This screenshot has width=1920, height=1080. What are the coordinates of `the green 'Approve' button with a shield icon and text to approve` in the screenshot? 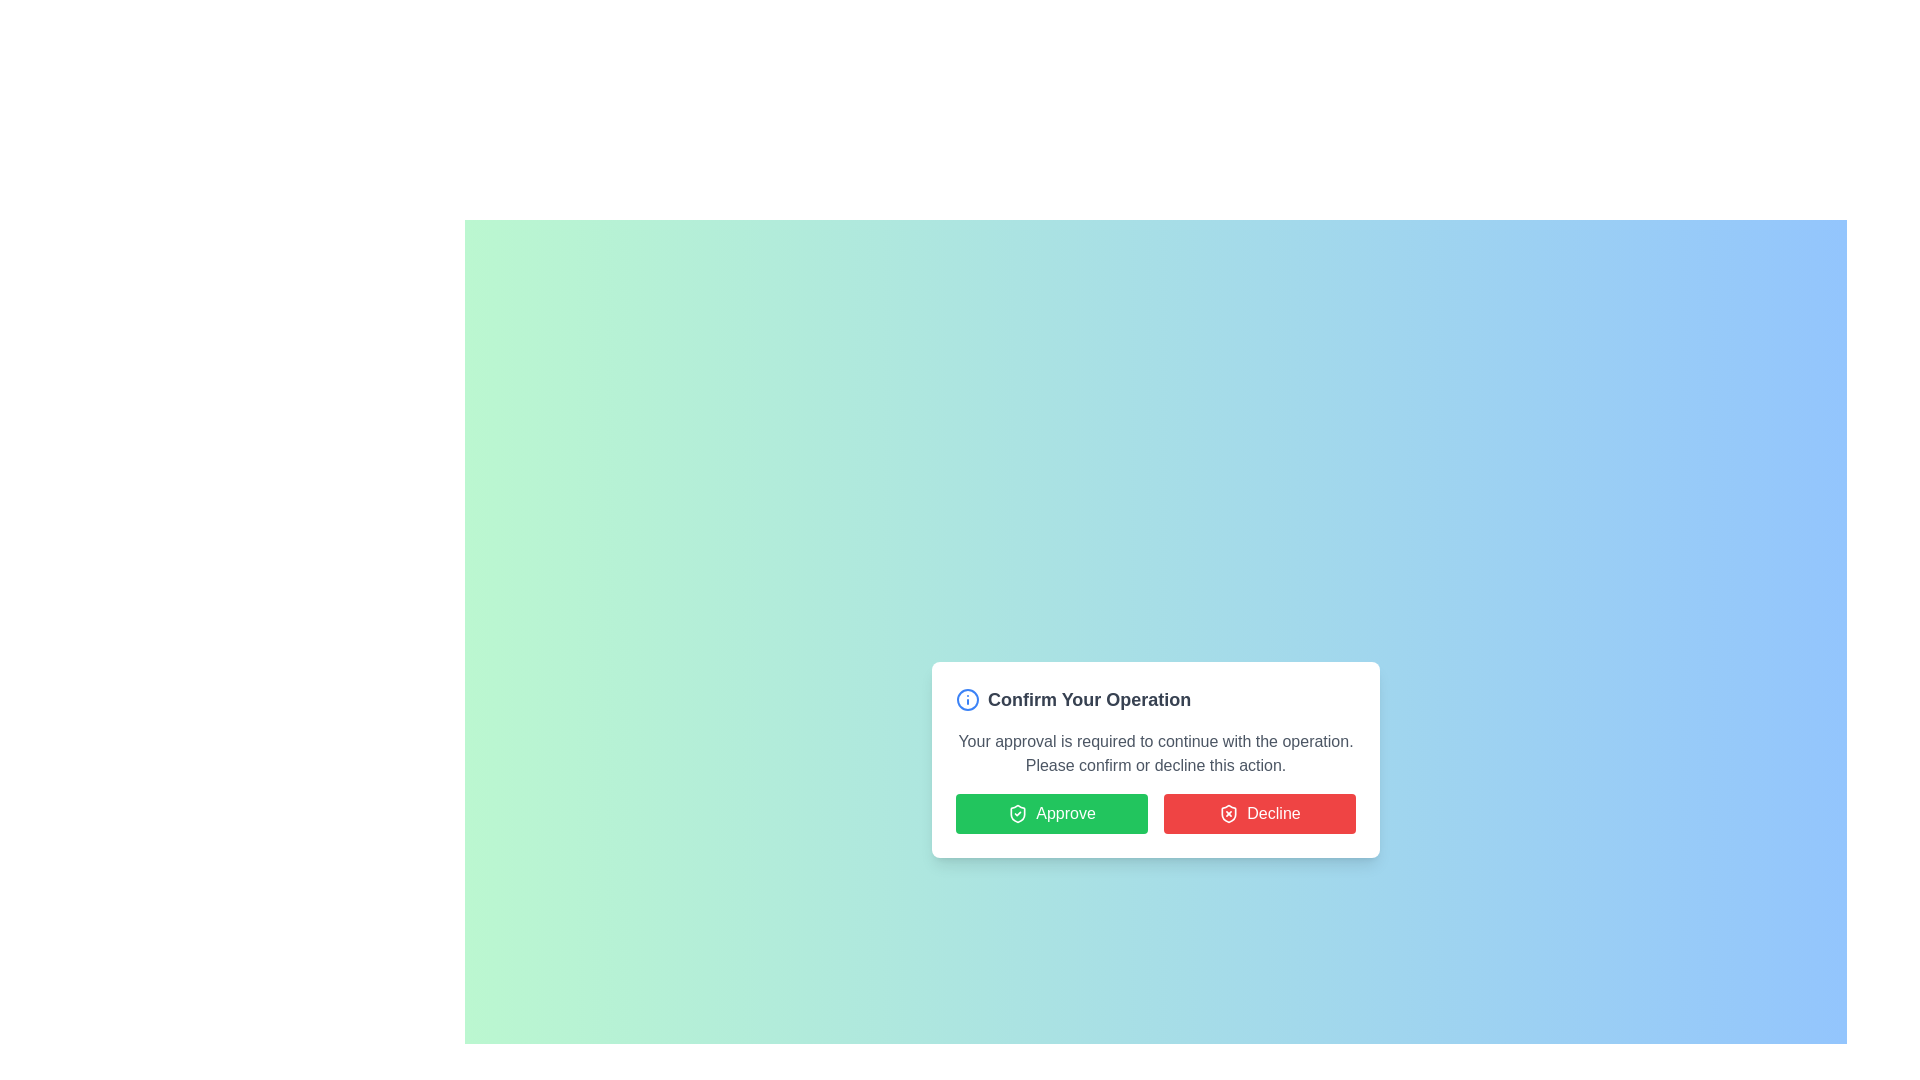 It's located at (1050, 813).